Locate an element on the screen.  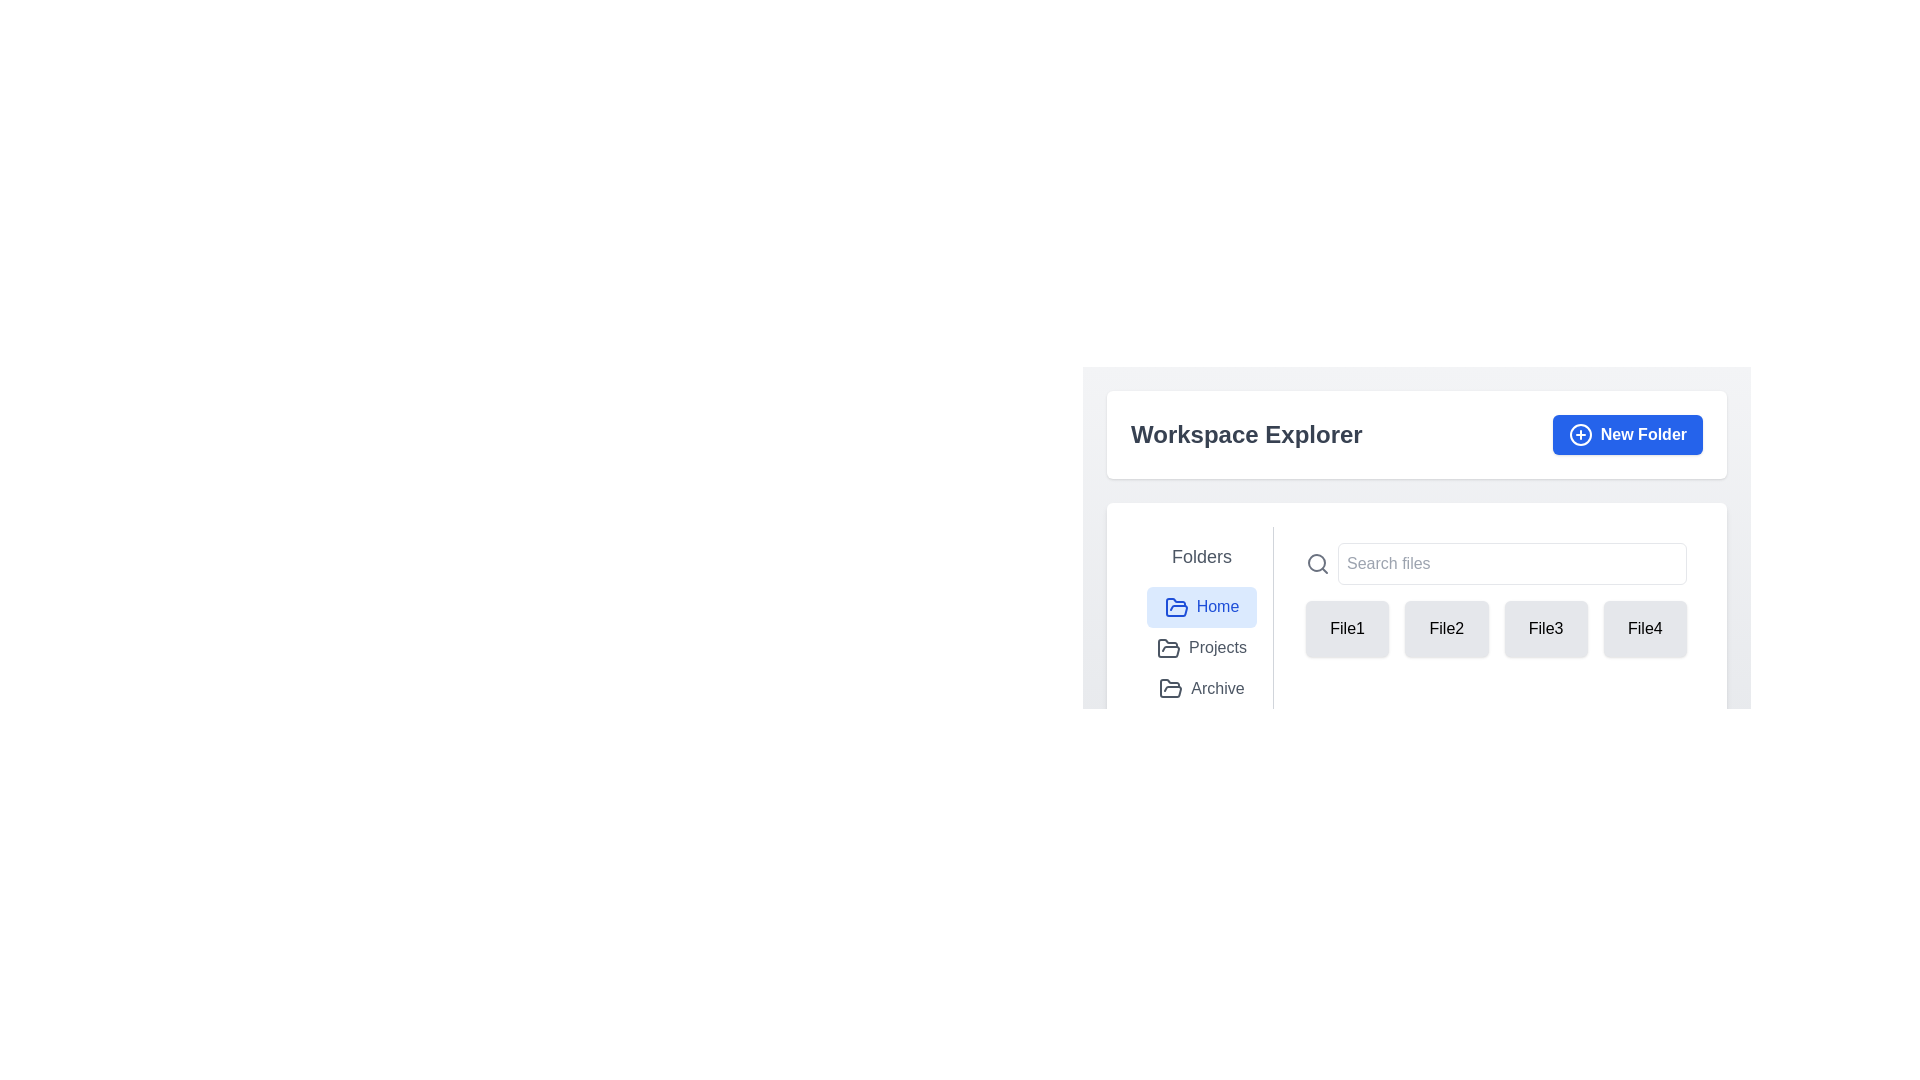
the button labeled 'File3' in the 'Workspace Explorer' section is located at coordinates (1545, 627).